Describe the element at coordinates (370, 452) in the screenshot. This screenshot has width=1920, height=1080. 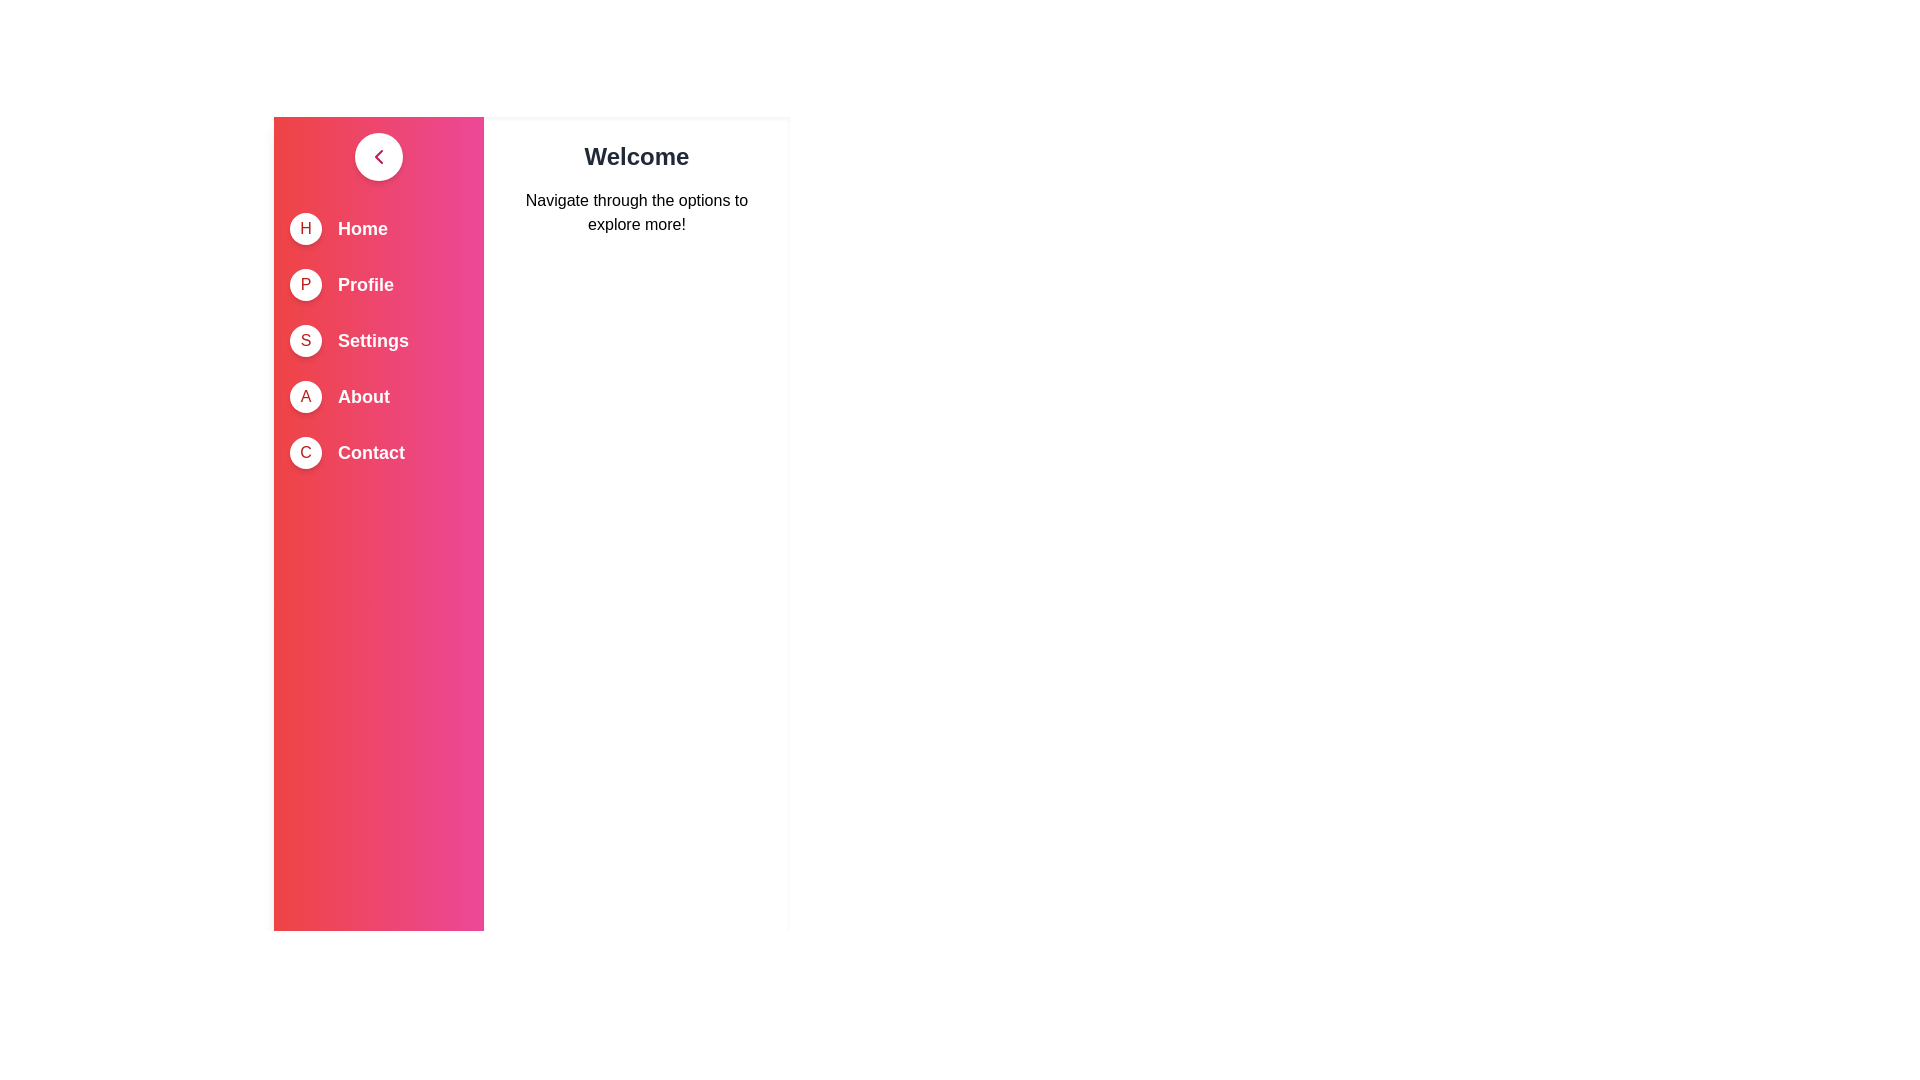
I see `the menu item Contact` at that location.